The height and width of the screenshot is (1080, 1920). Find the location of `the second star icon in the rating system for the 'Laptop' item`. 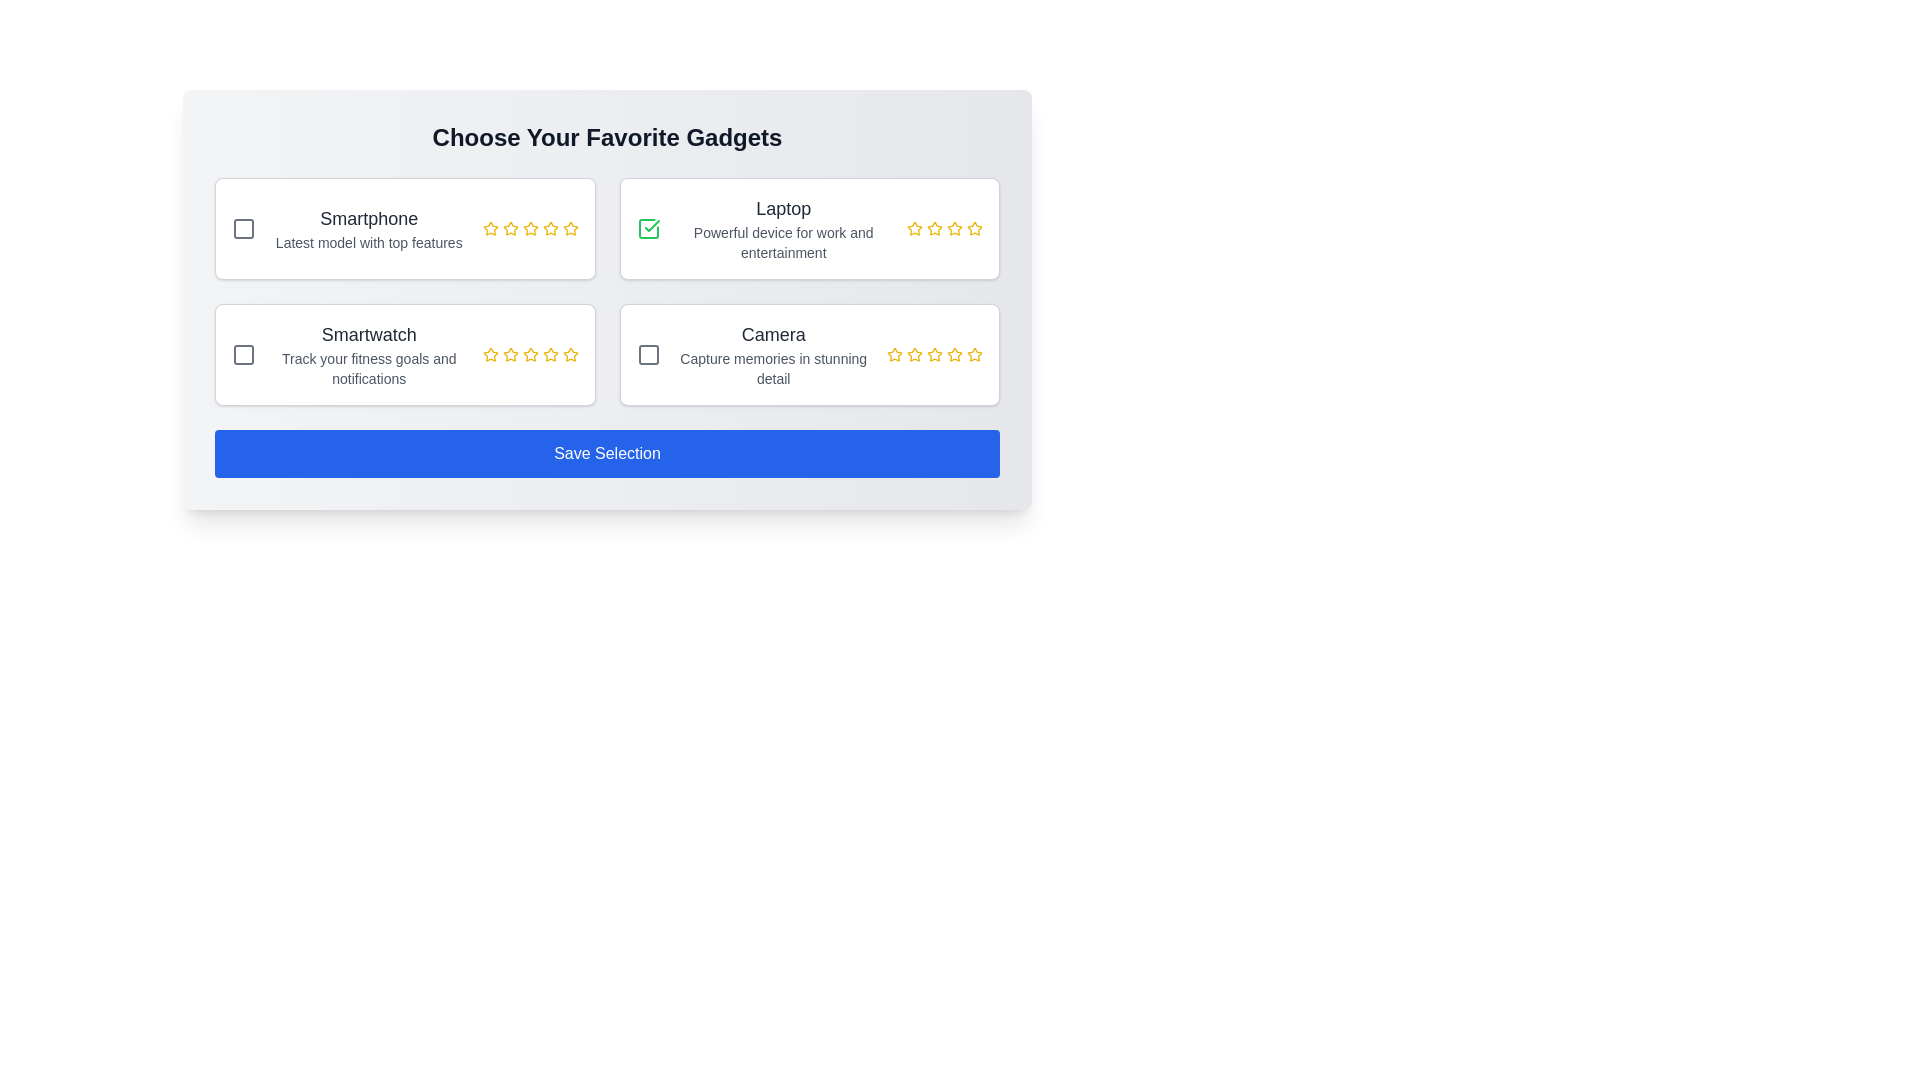

the second star icon in the rating system for the 'Laptop' item is located at coordinates (914, 227).